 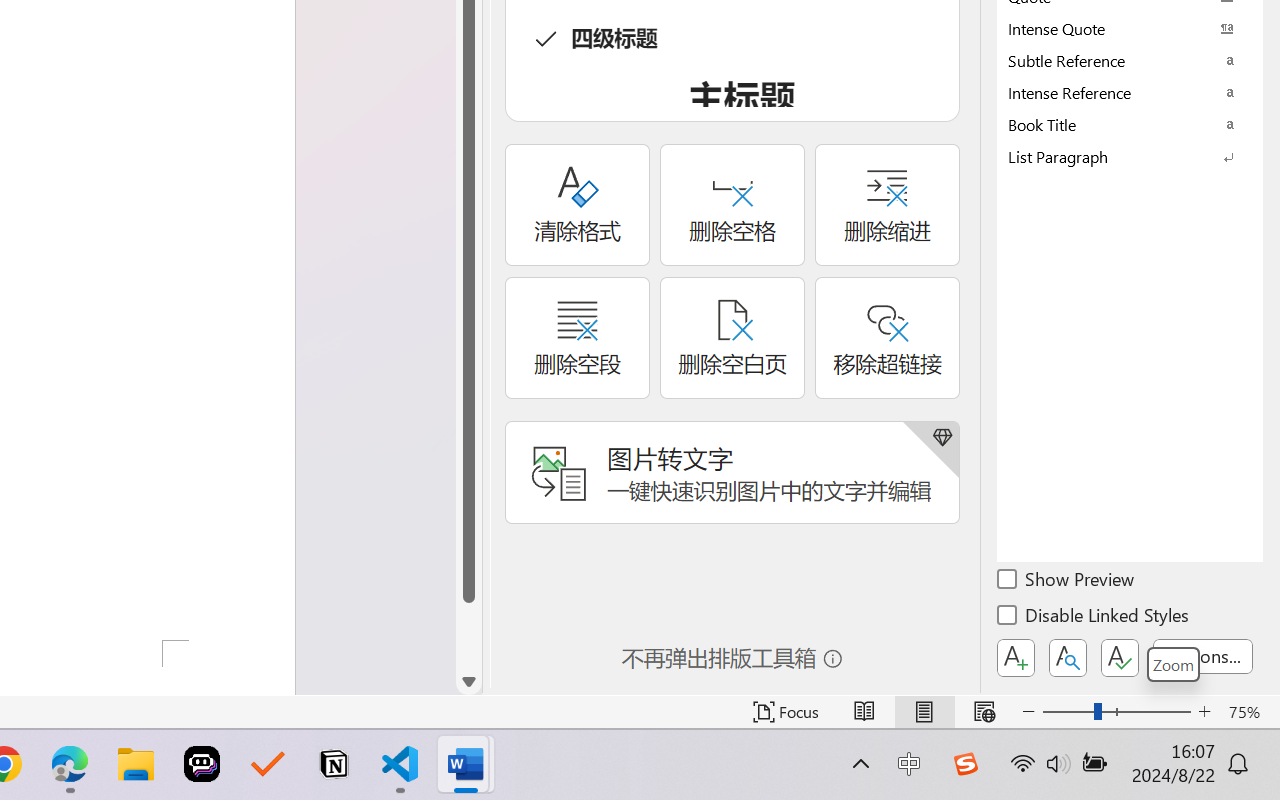 I want to click on 'Intense Quote', so click(x=1130, y=28).